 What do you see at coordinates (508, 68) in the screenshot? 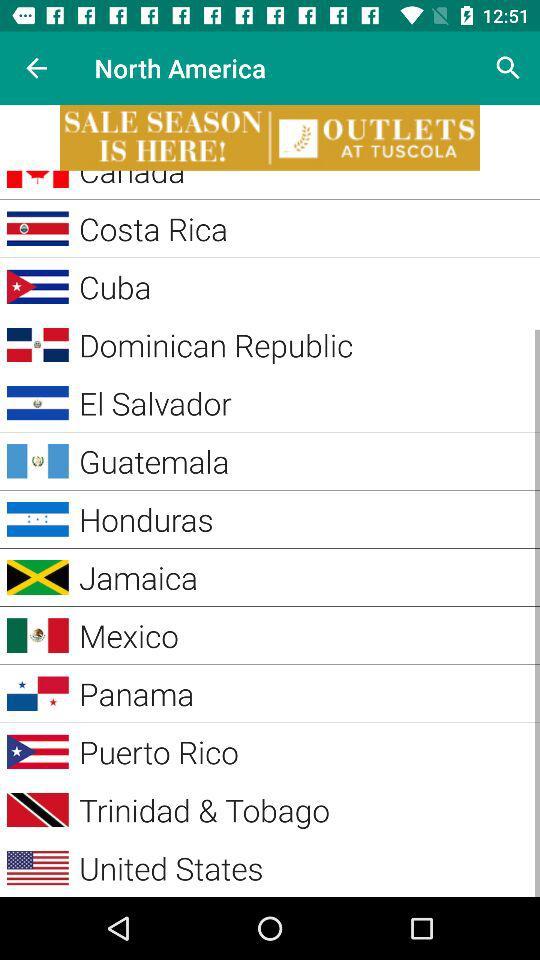
I see `search box` at bounding box center [508, 68].